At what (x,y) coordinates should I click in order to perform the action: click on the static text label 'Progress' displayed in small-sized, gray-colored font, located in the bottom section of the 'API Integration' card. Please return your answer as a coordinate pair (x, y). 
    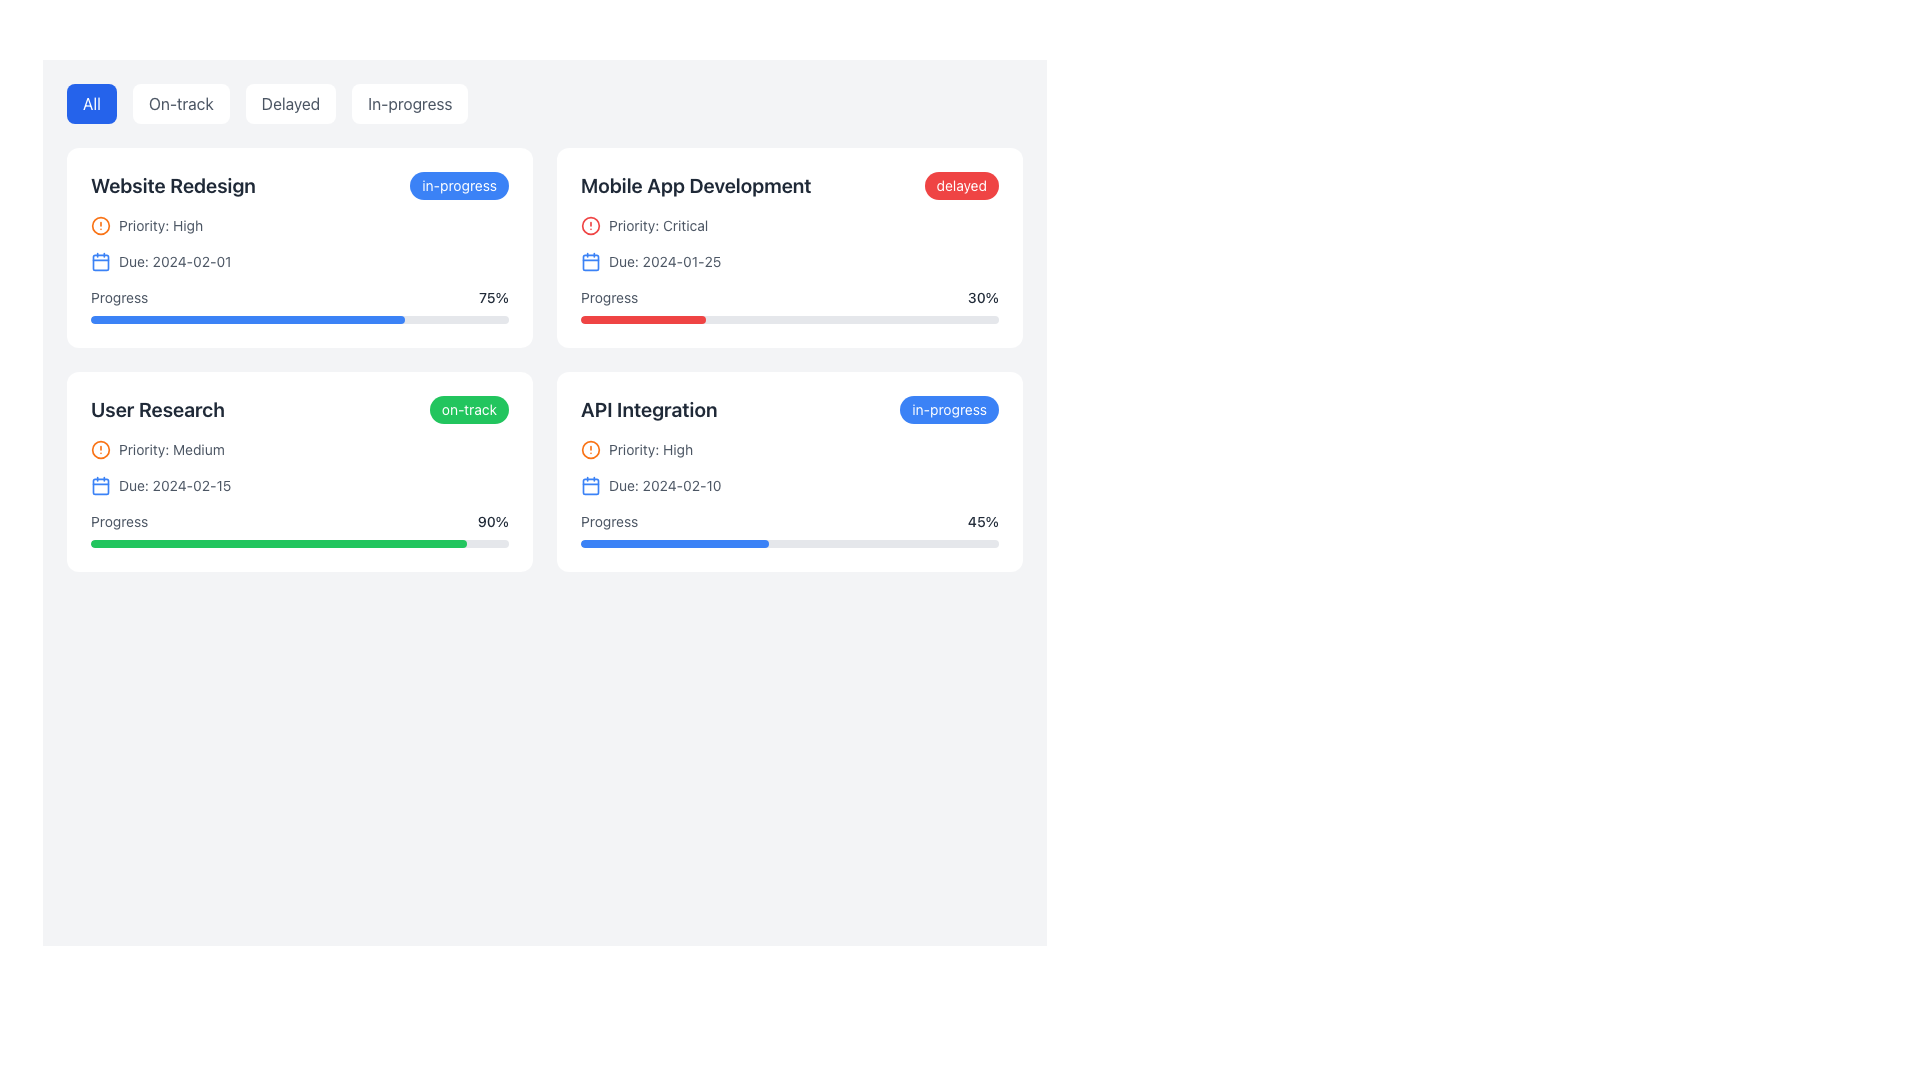
    Looking at the image, I should click on (608, 520).